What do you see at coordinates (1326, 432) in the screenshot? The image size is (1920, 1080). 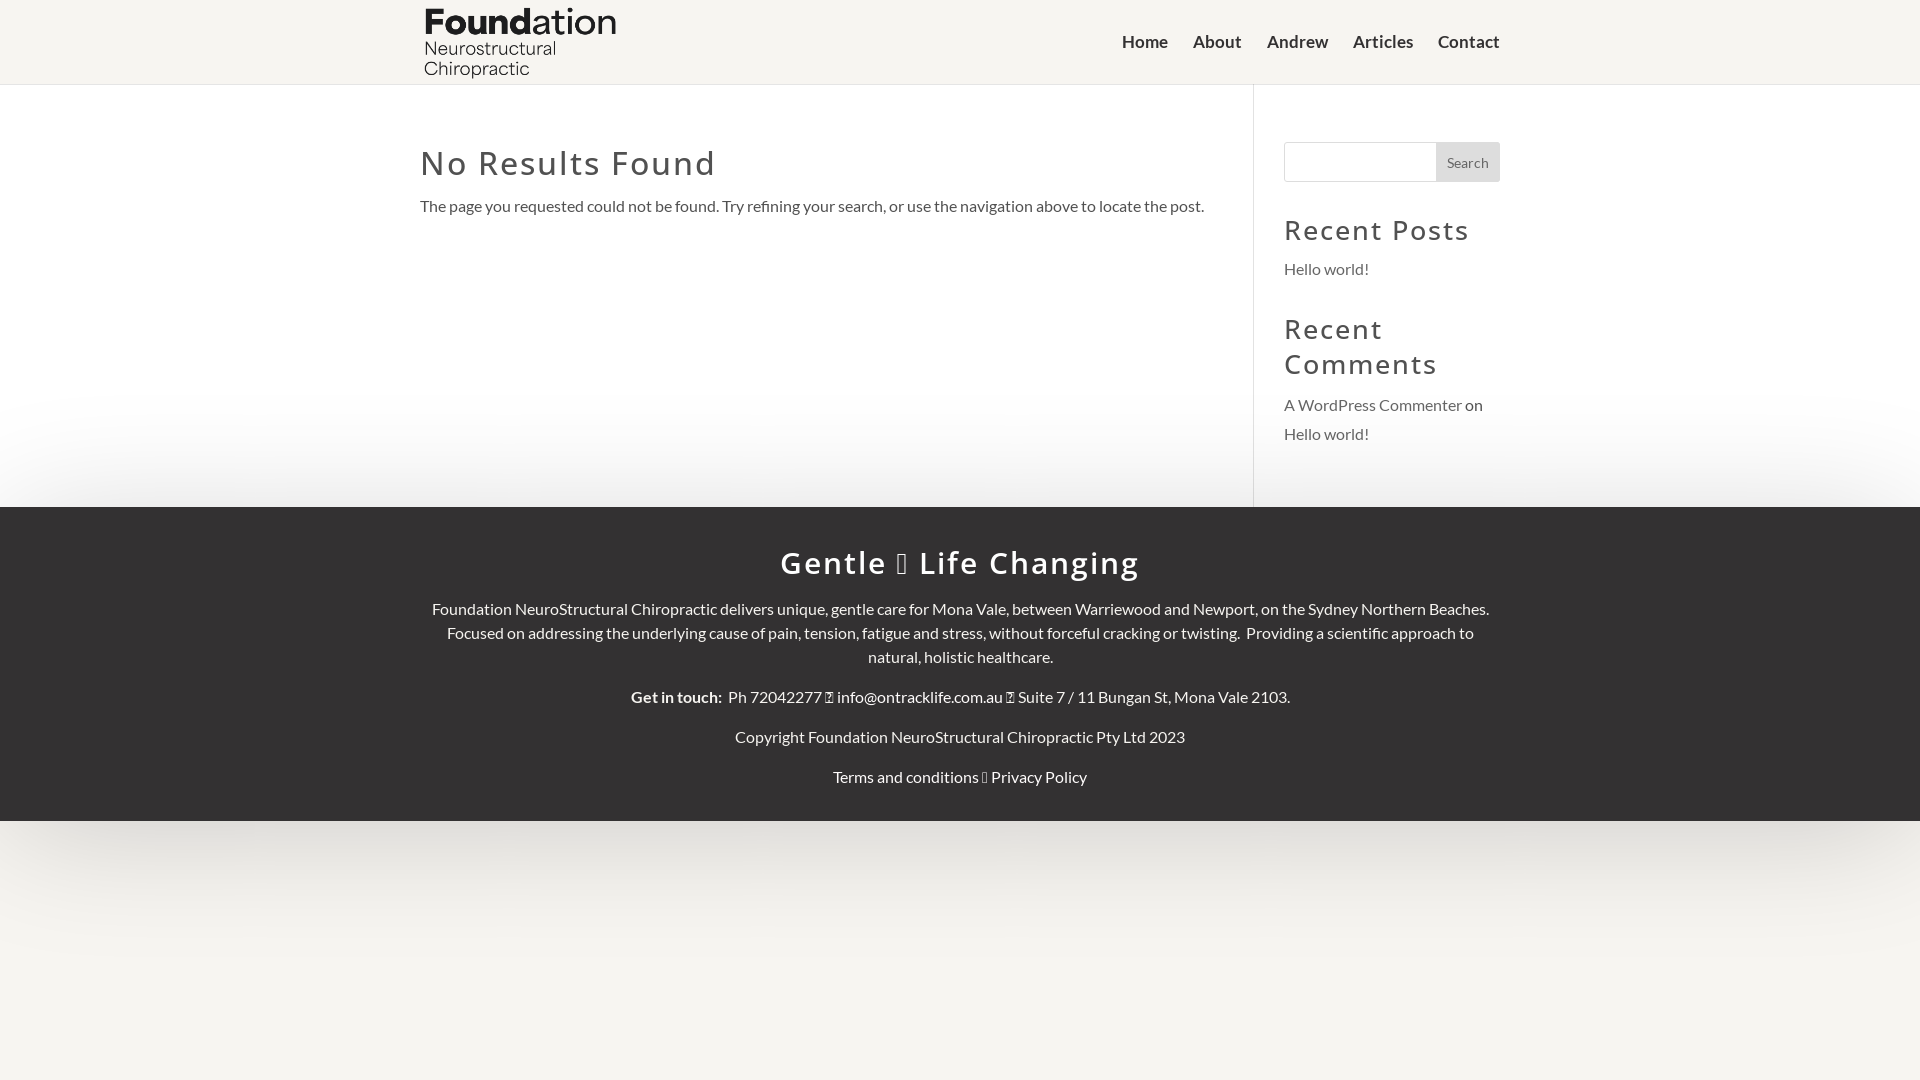 I see `'Hello world!'` at bounding box center [1326, 432].